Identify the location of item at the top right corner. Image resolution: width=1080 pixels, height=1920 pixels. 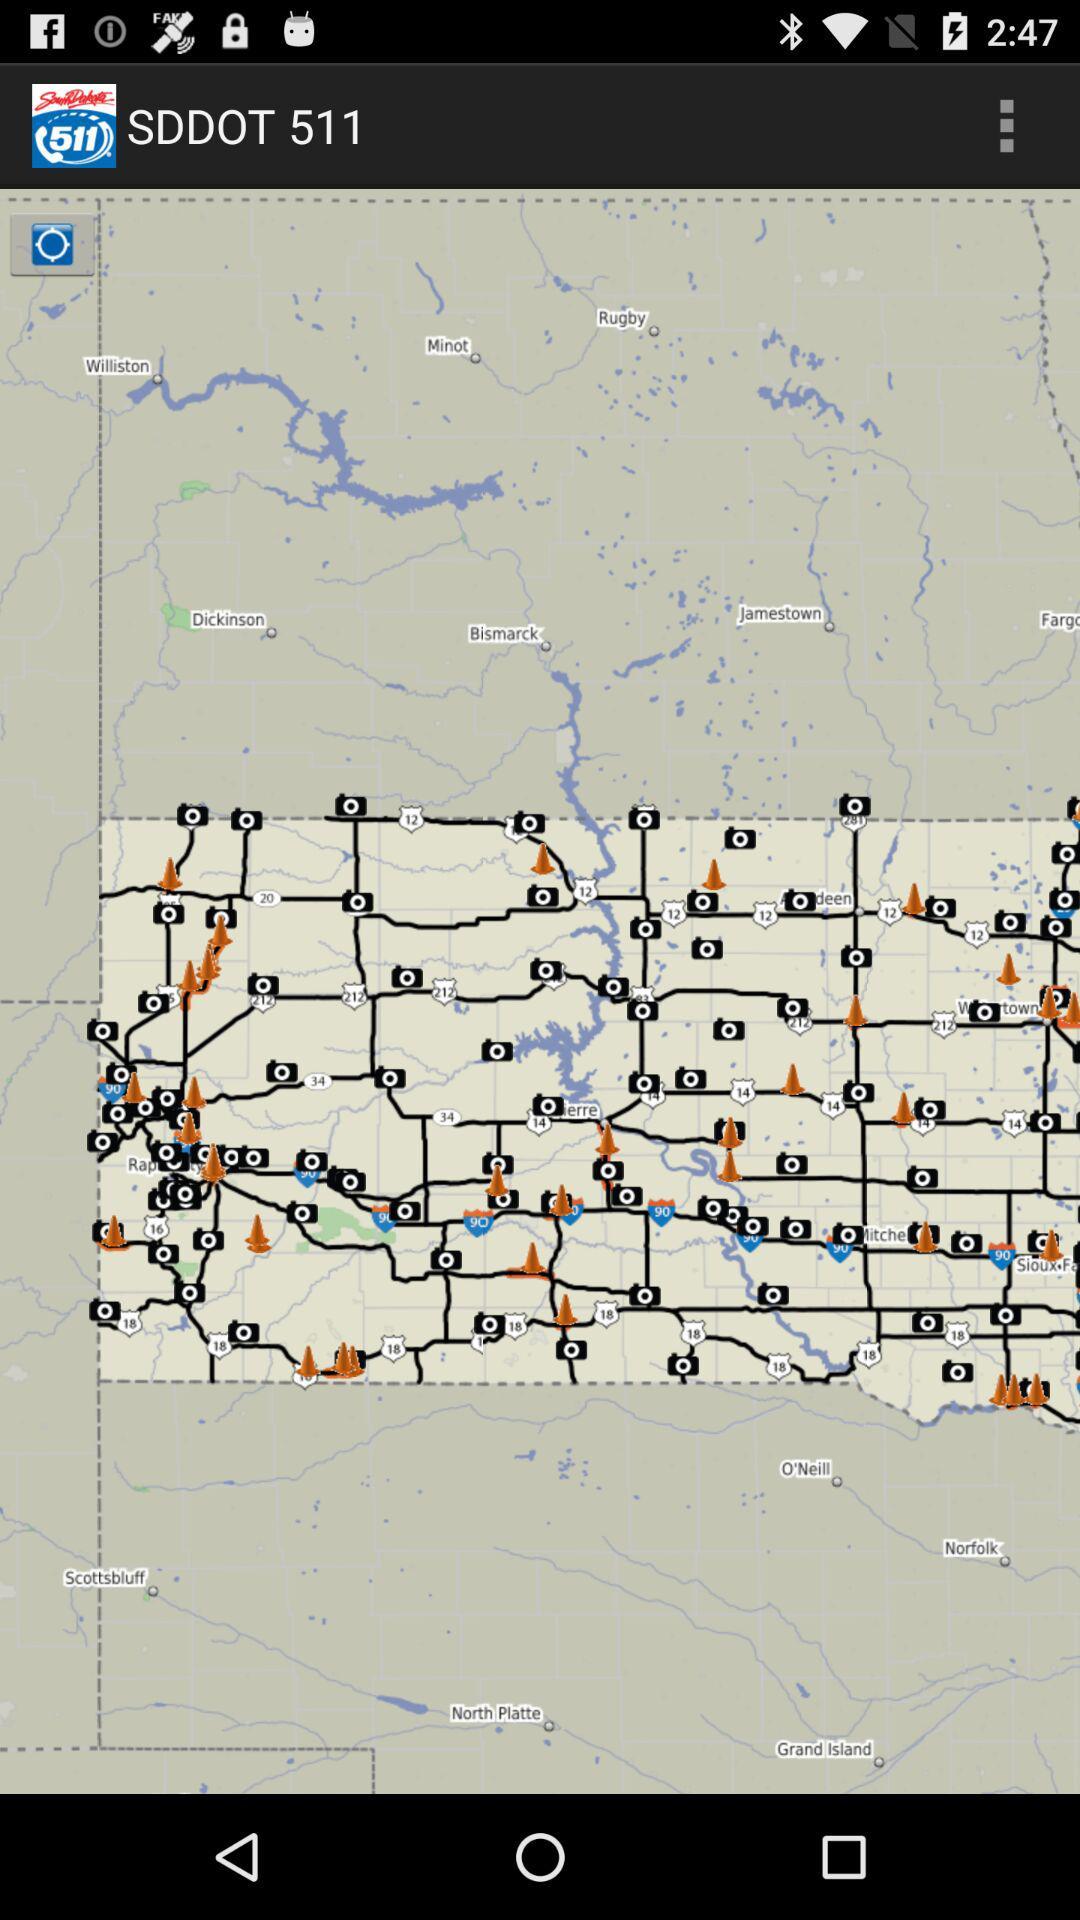
(1006, 124).